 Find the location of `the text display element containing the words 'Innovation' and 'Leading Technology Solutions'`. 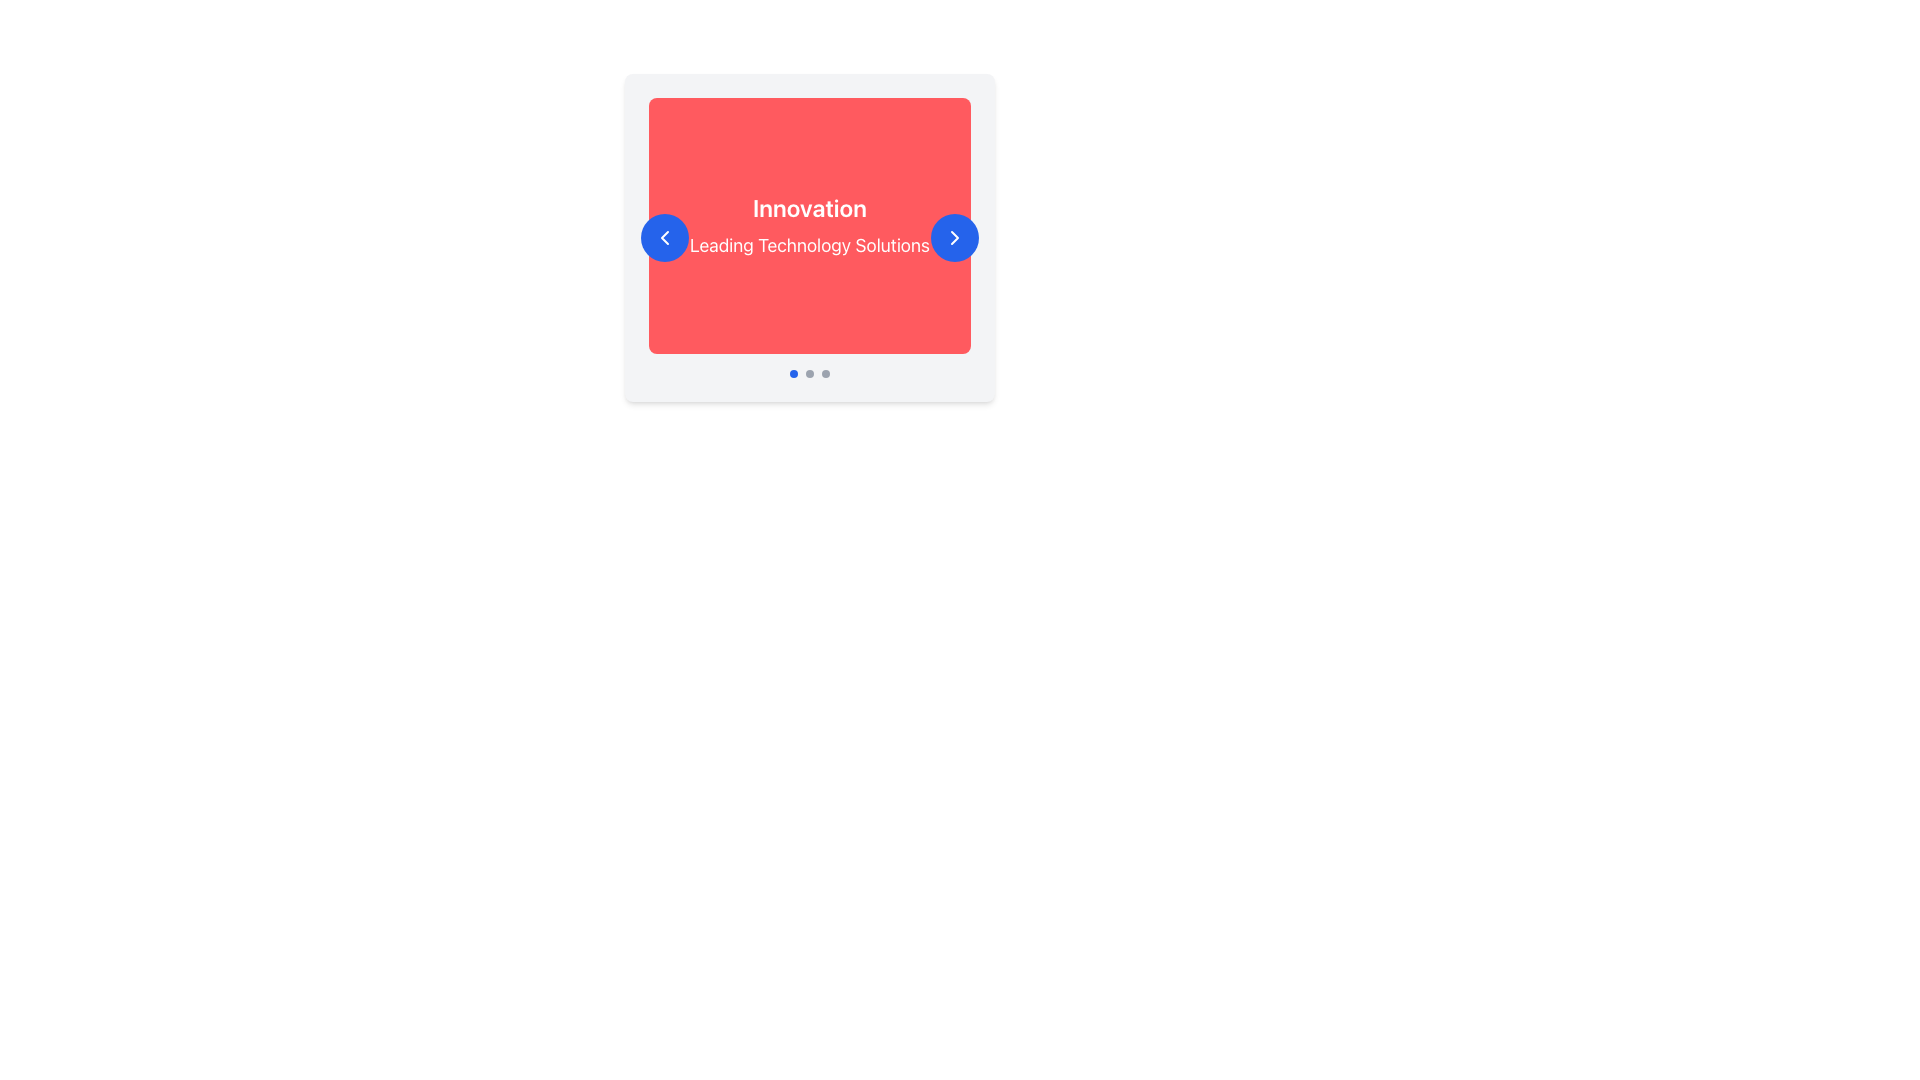

the text display element containing the words 'Innovation' and 'Leading Technology Solutions' is located at coordinates (810, 225).